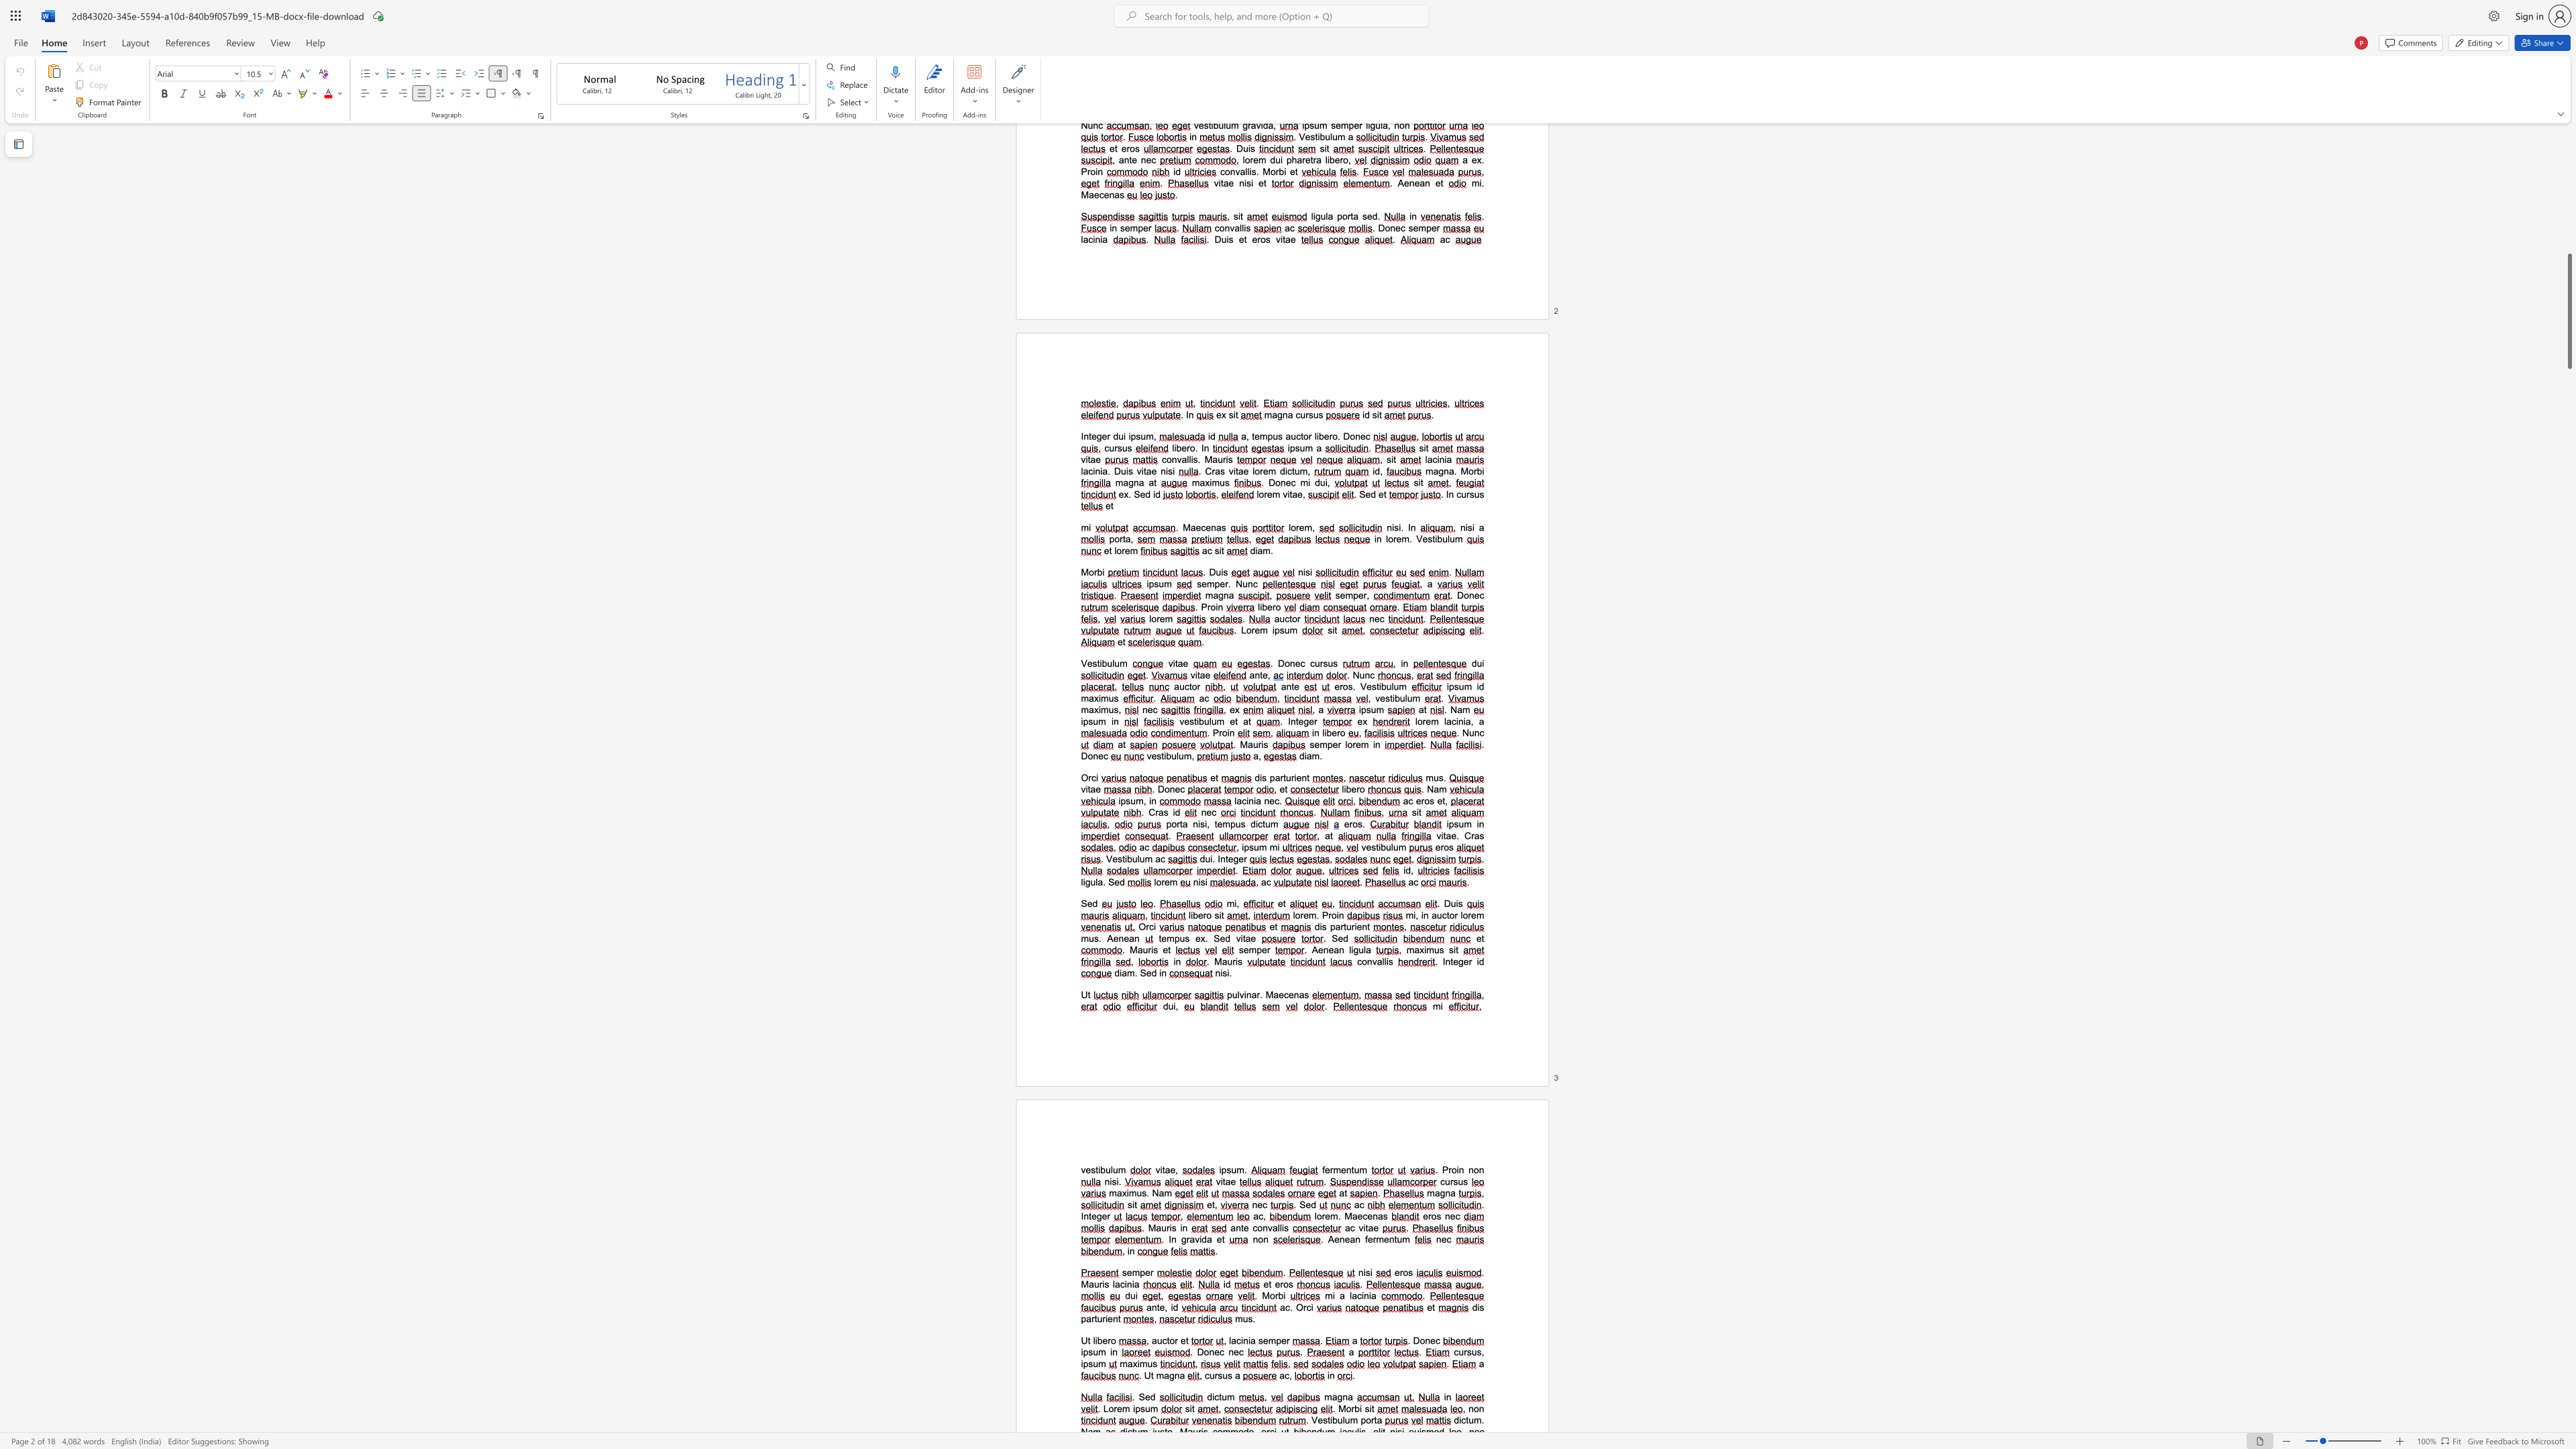 This screenshot has width=2576, height=1449. Describe the element at coordinates (1189, 914) in the screenshot. I see `the 1th character "l" in the text` at that location.